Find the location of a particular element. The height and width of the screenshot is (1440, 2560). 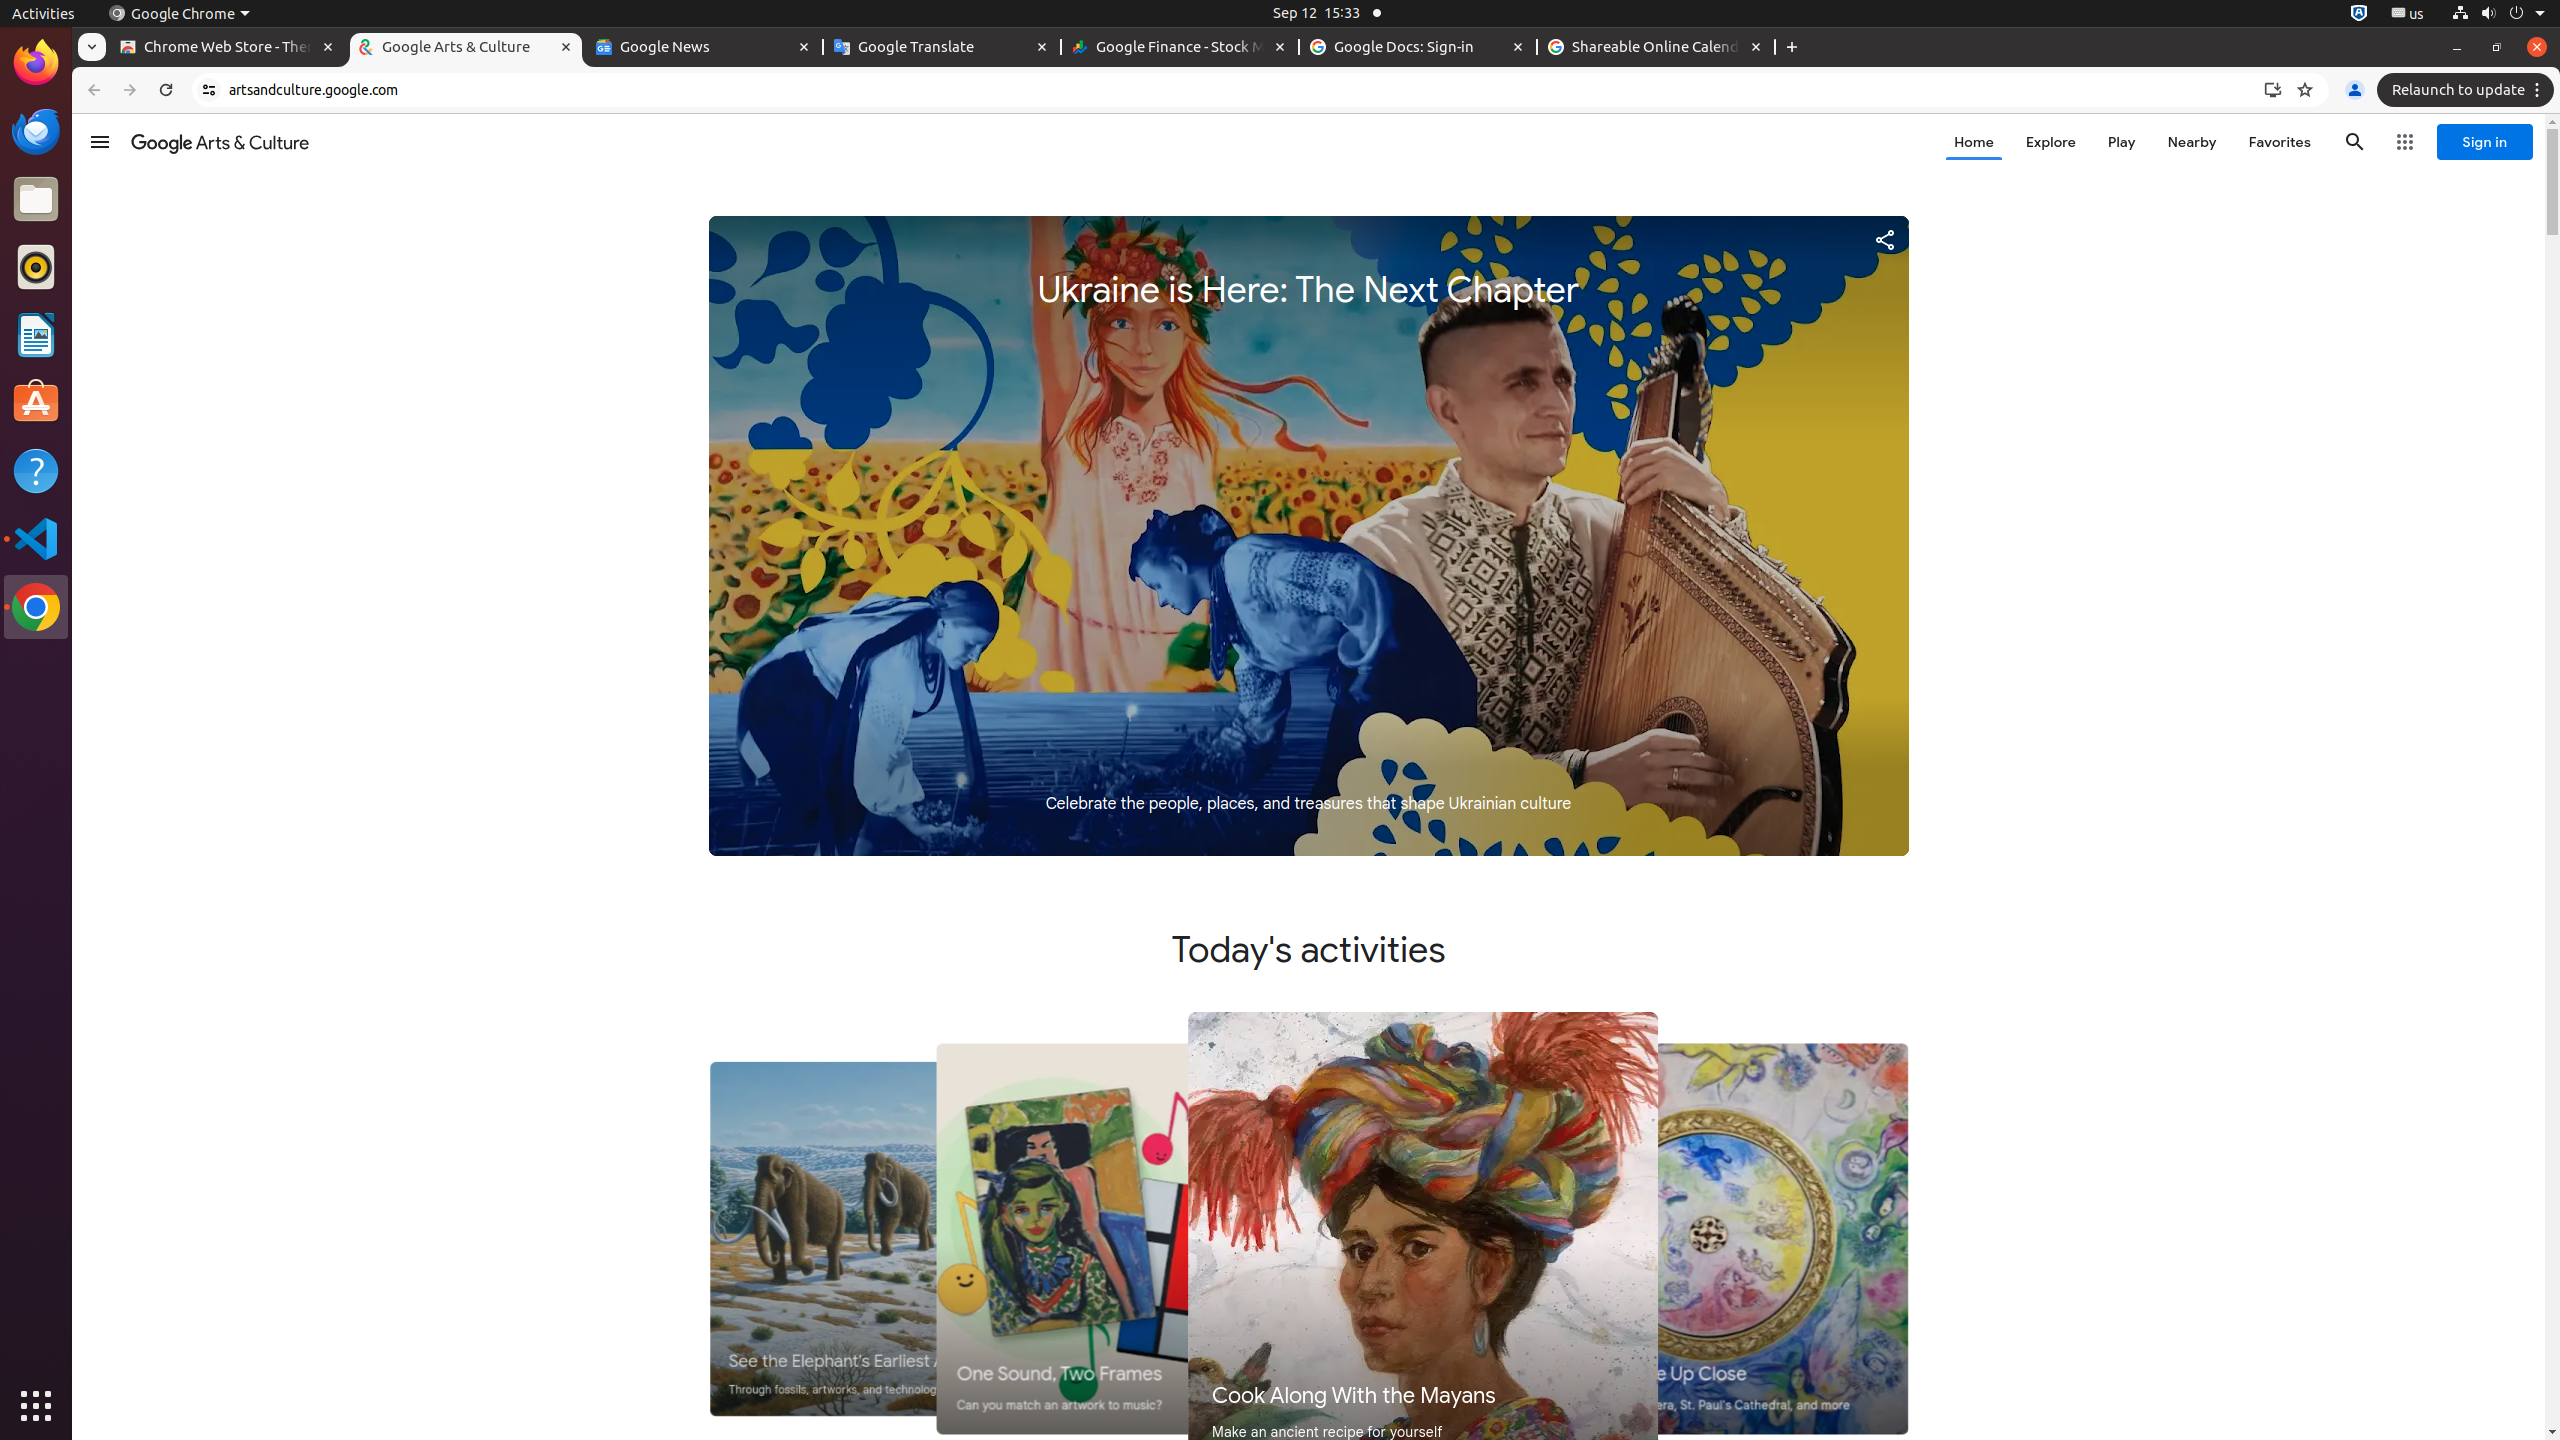

'Install Google Arts & Culture' is located at coordinates (2272, 89).